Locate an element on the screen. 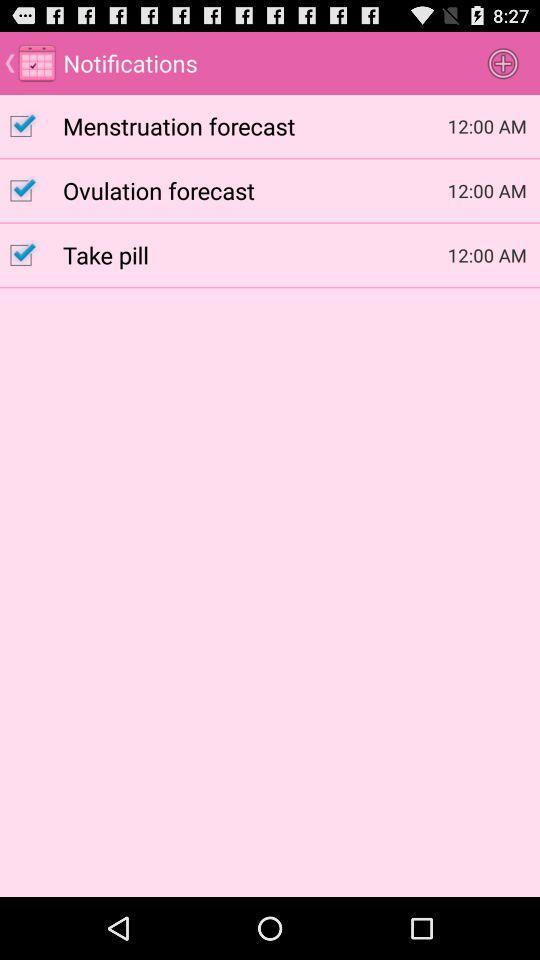 The width and height of the screenshot is (540, 960). activate ovulation forecast notification is located at coordinates (30, 190).